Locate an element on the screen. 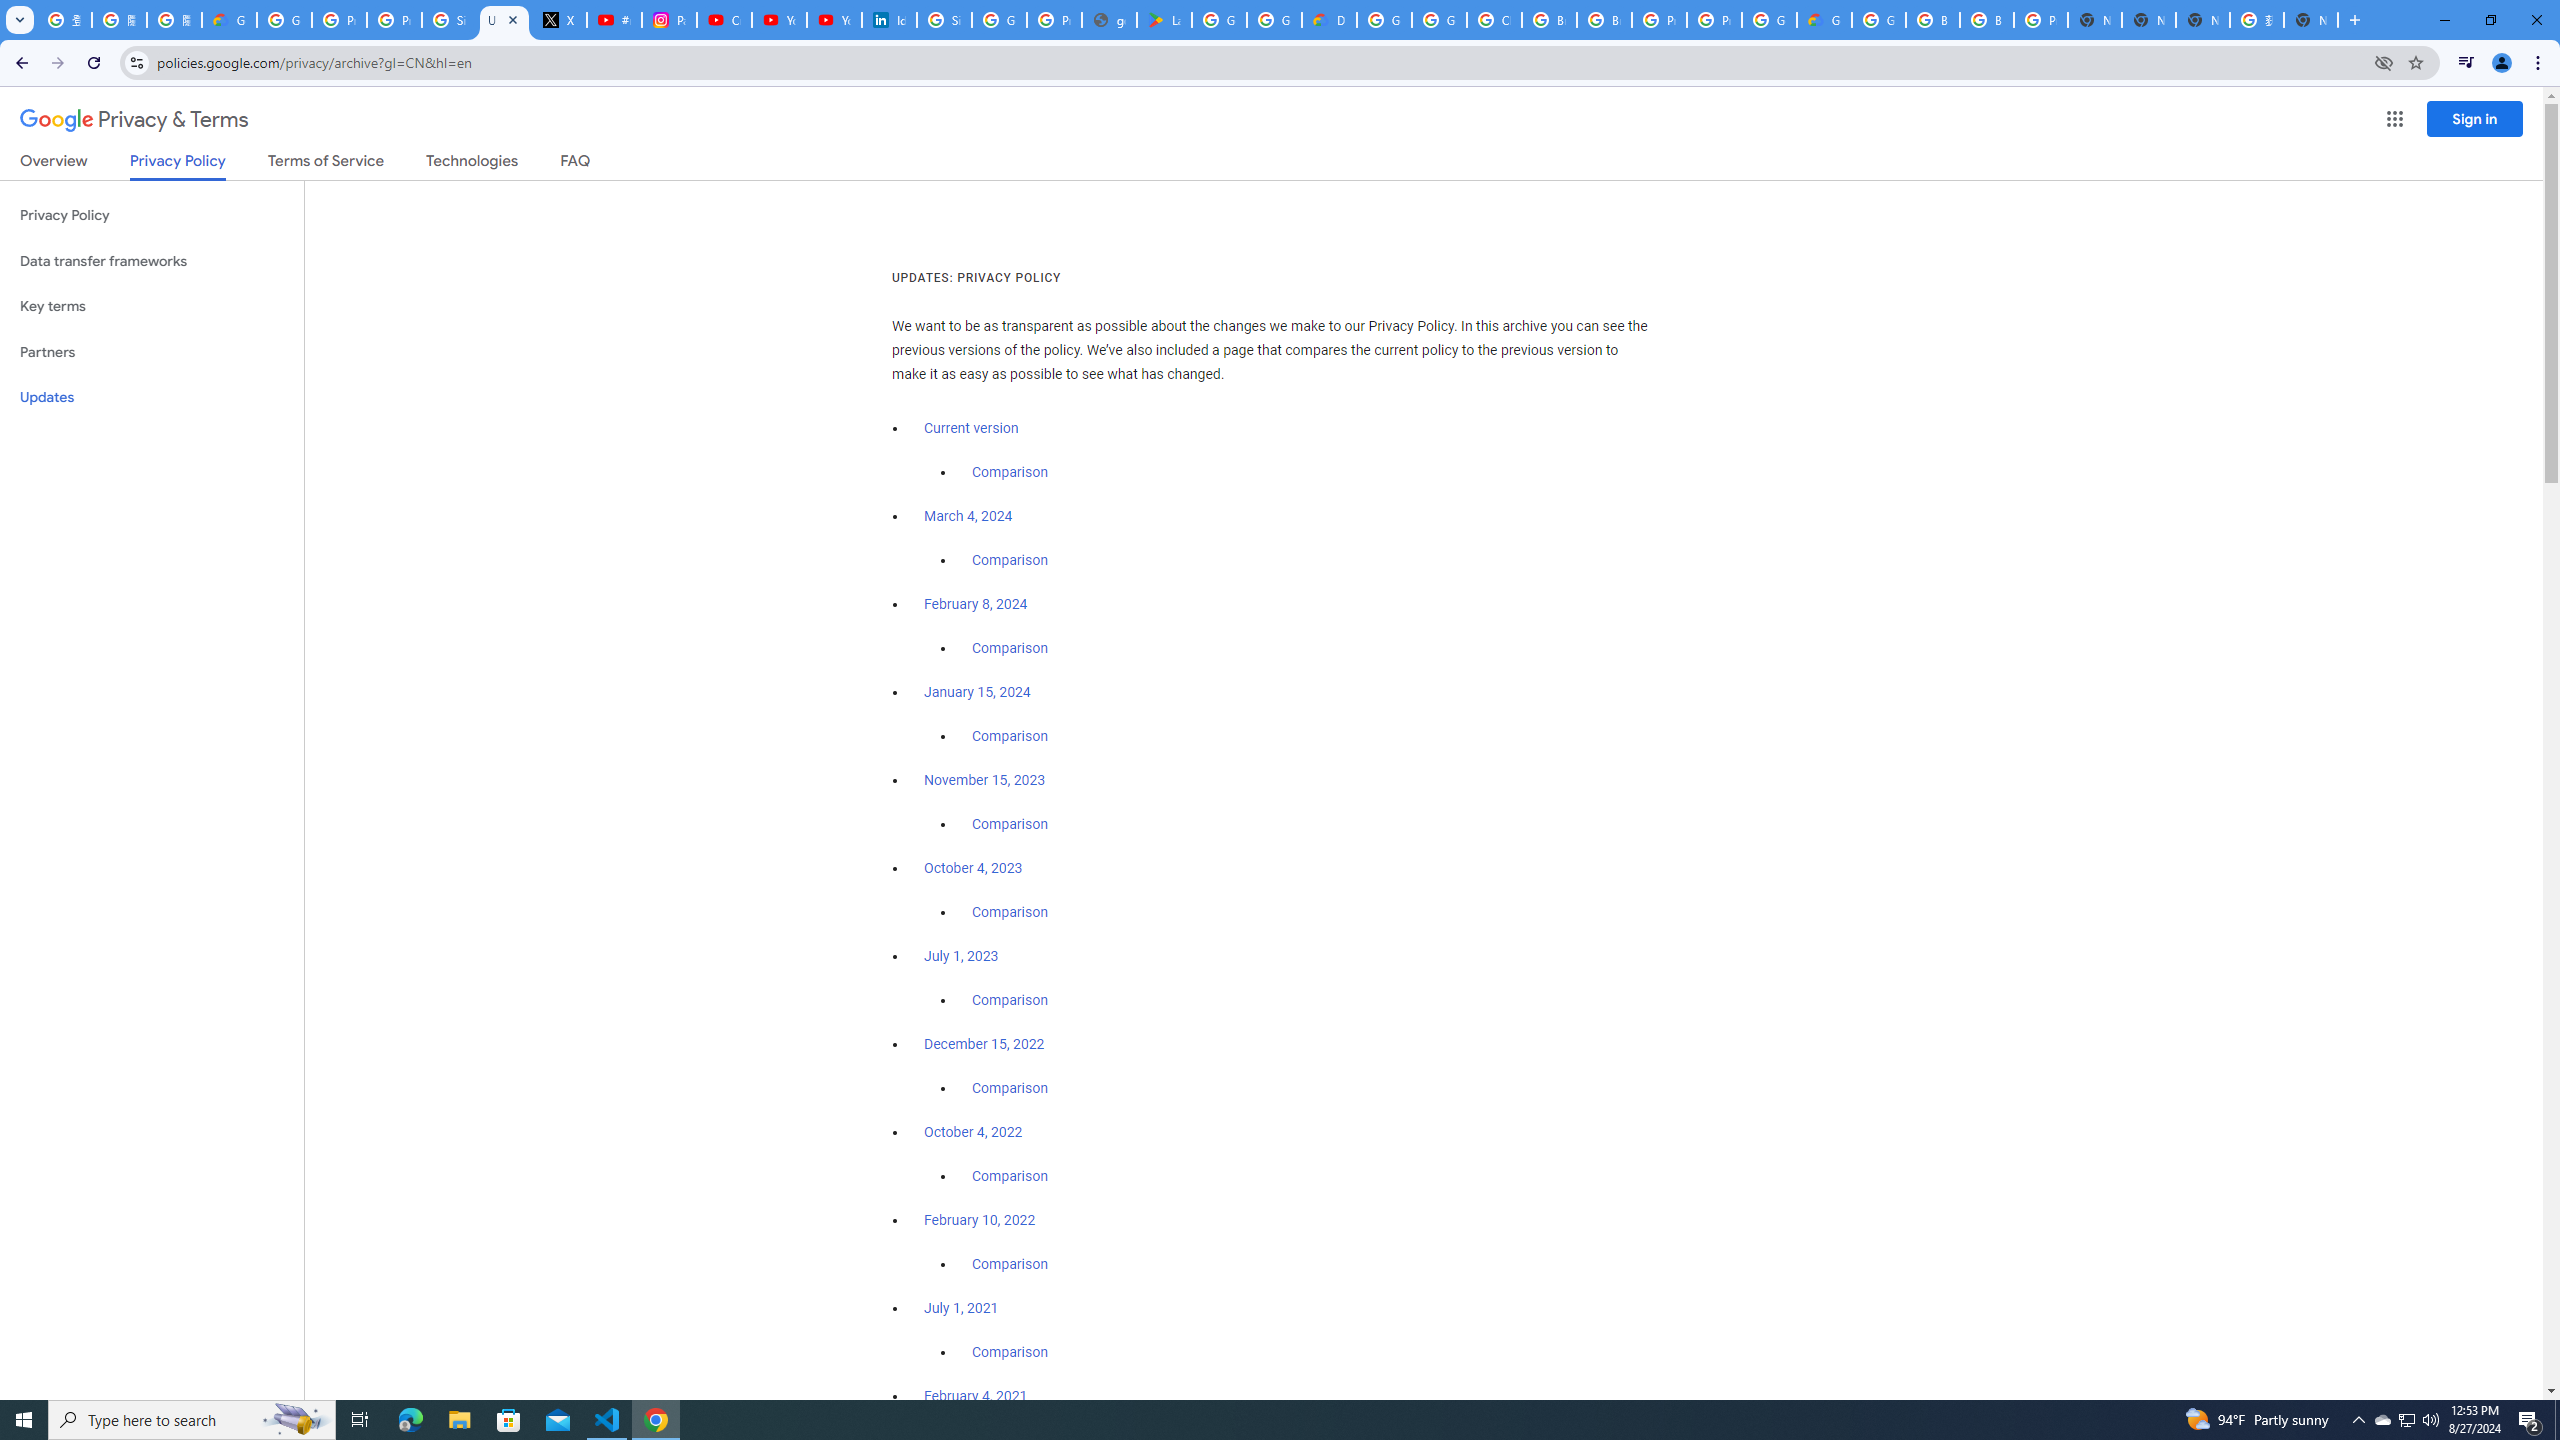  'October 4, 2023' is located at coordinates (974, 869).